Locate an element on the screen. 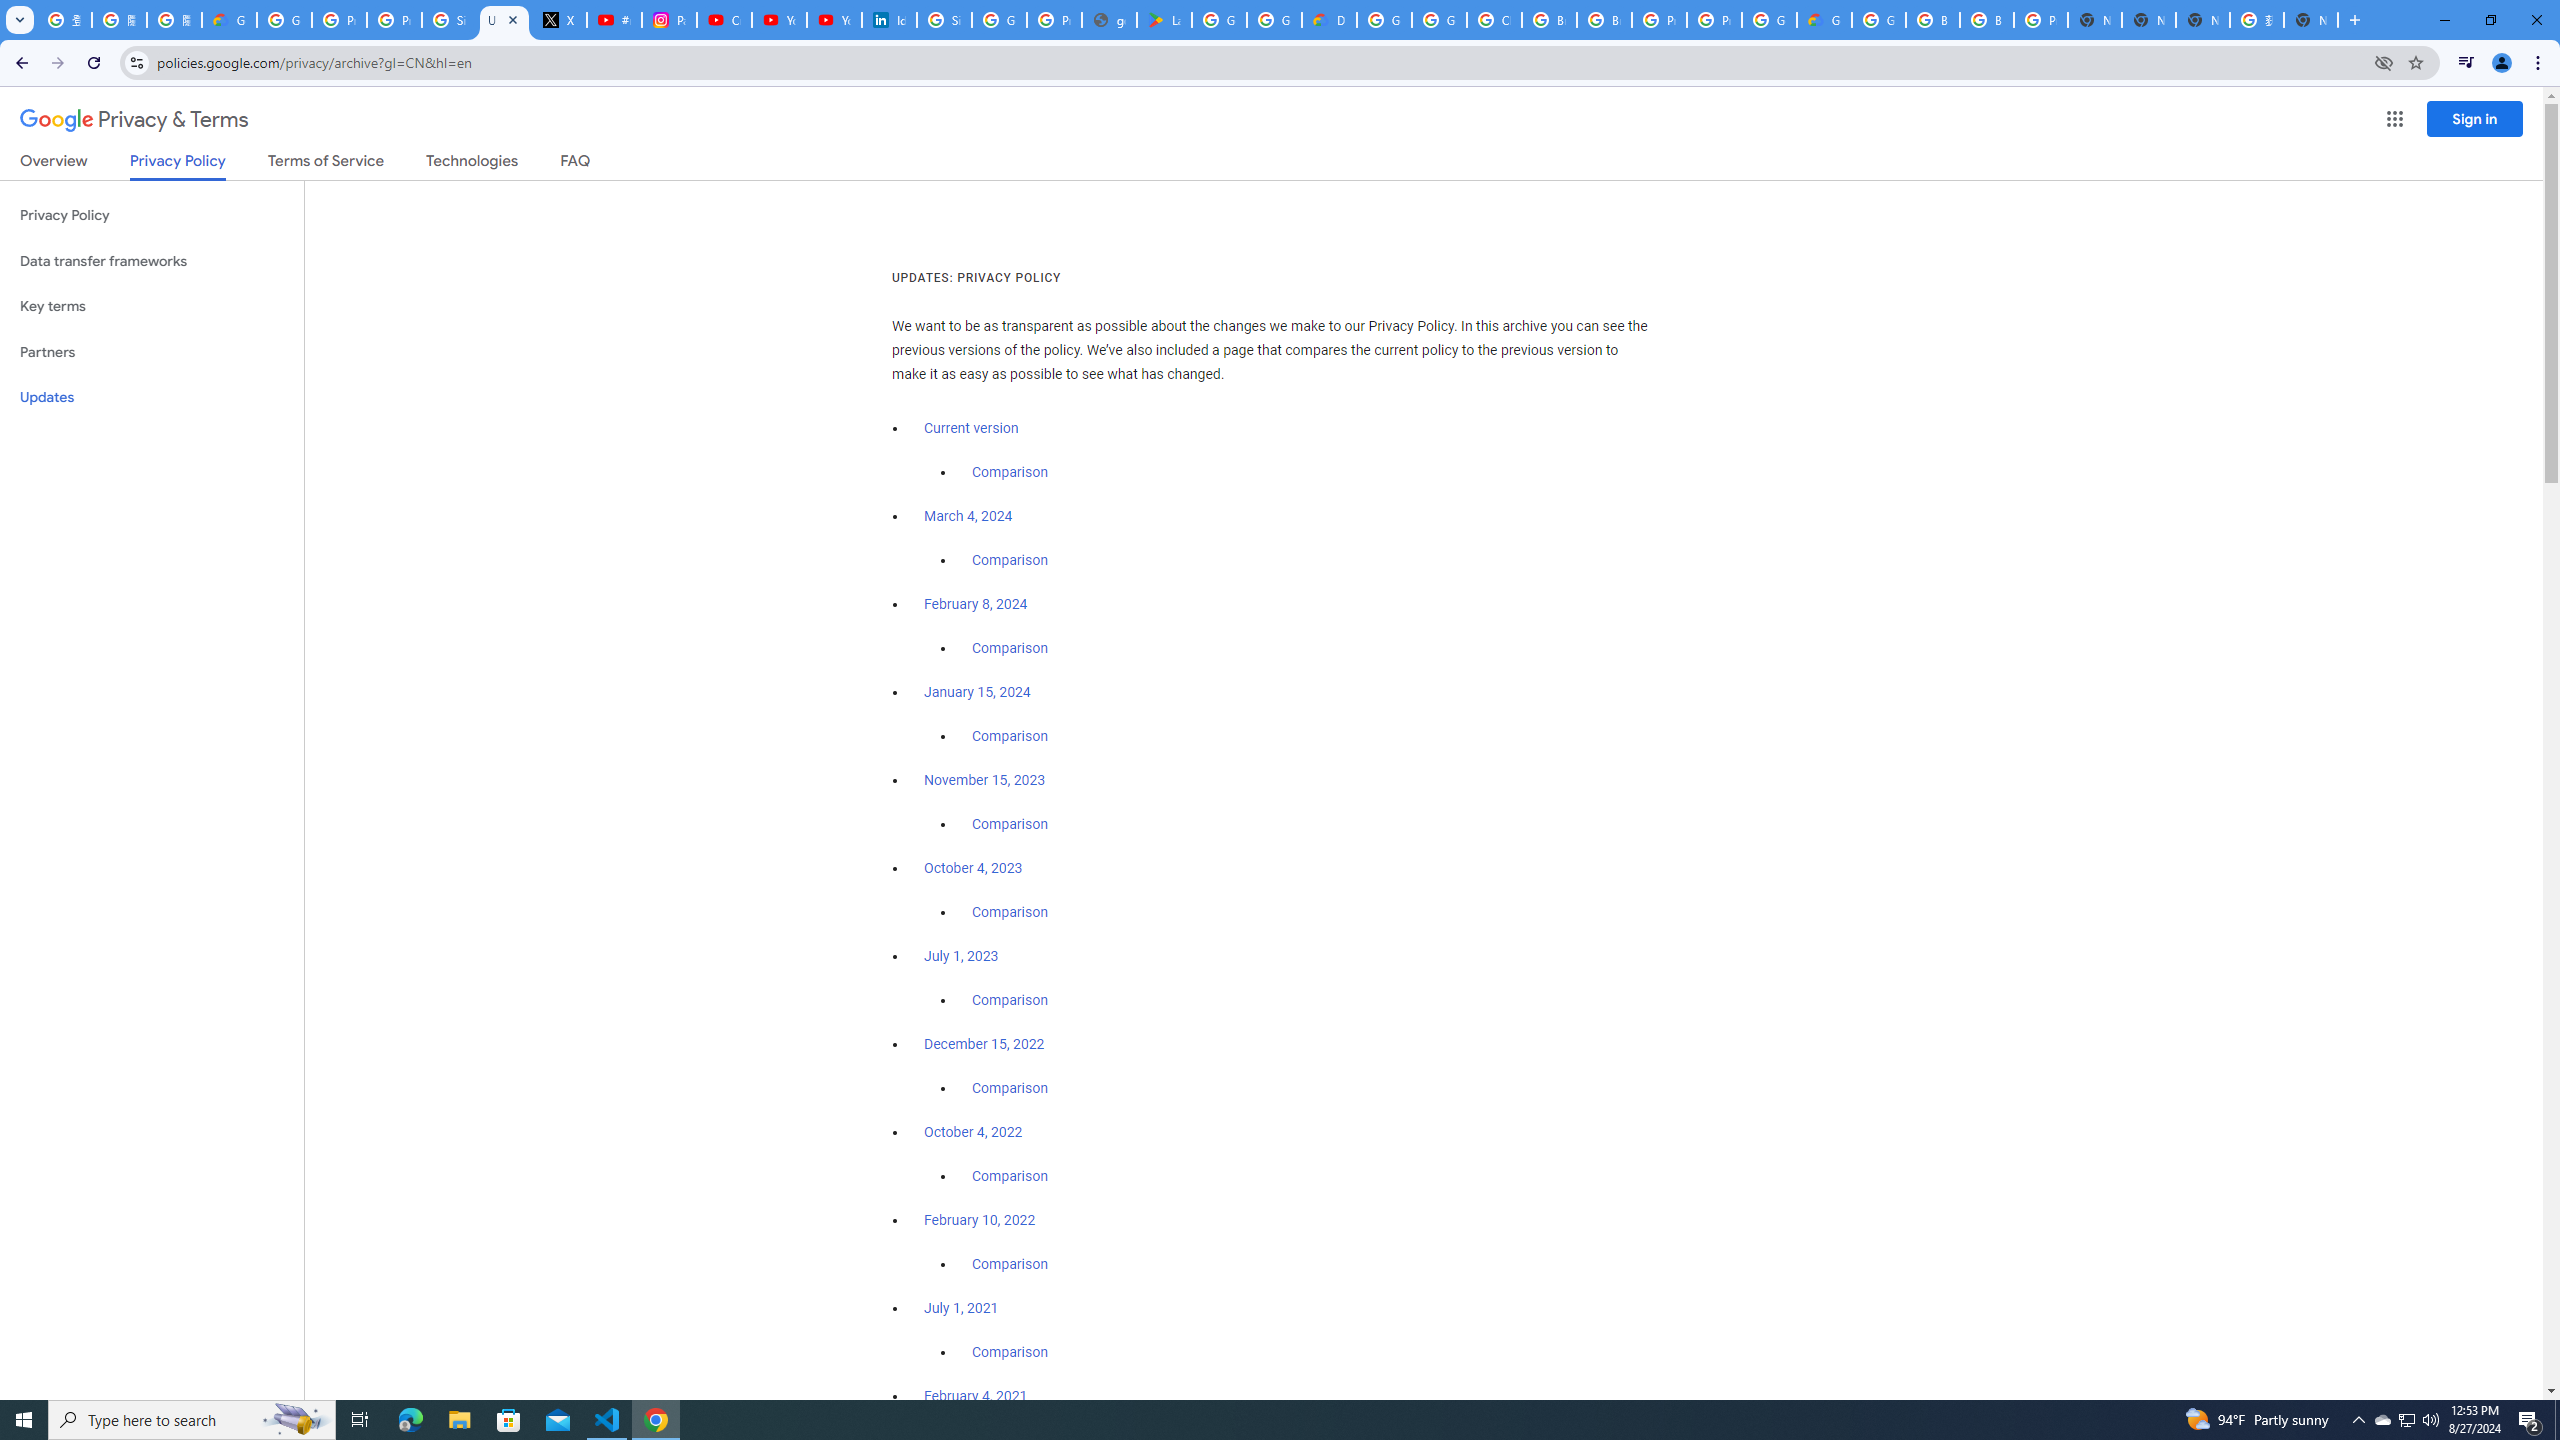  'October 4, 2023' is located at coordinates (974, 869).